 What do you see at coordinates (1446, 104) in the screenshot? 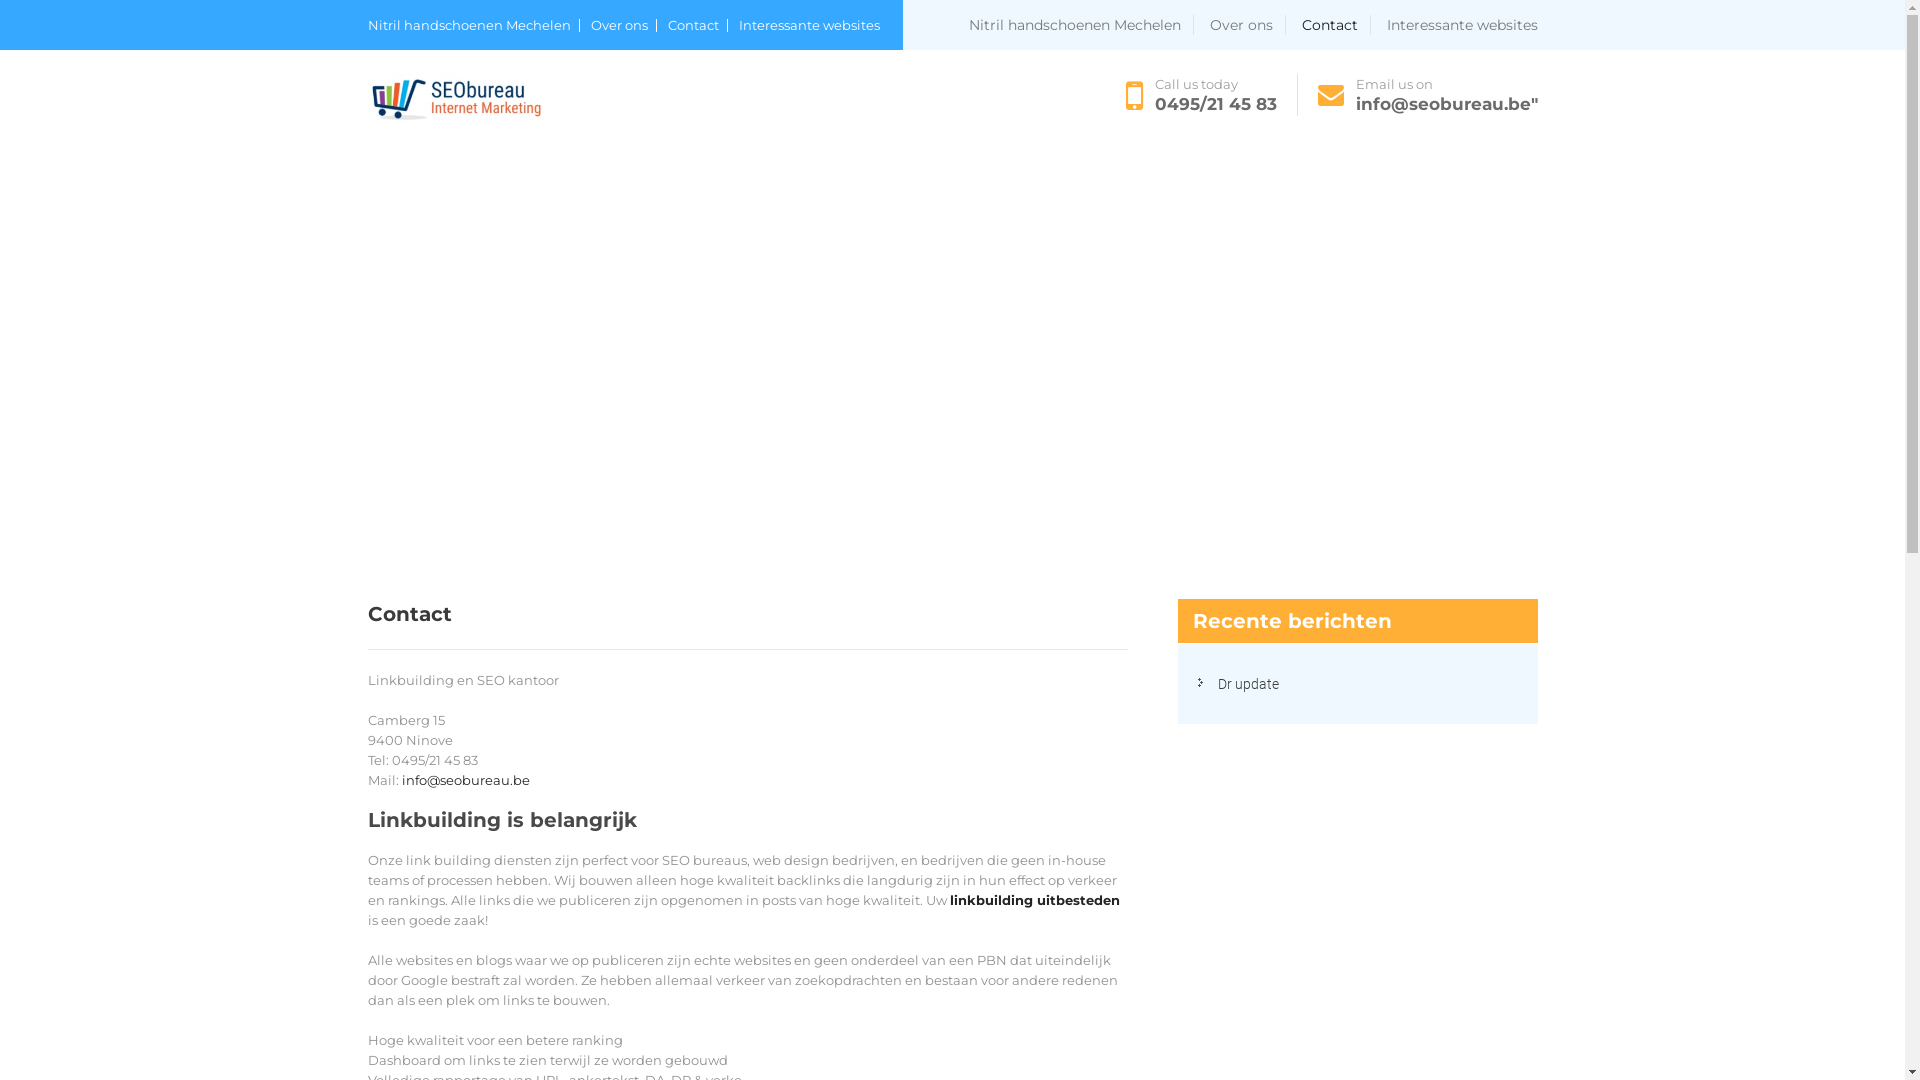
I see `'info@seobureau.be"'` at bounding box center [1446, 104].